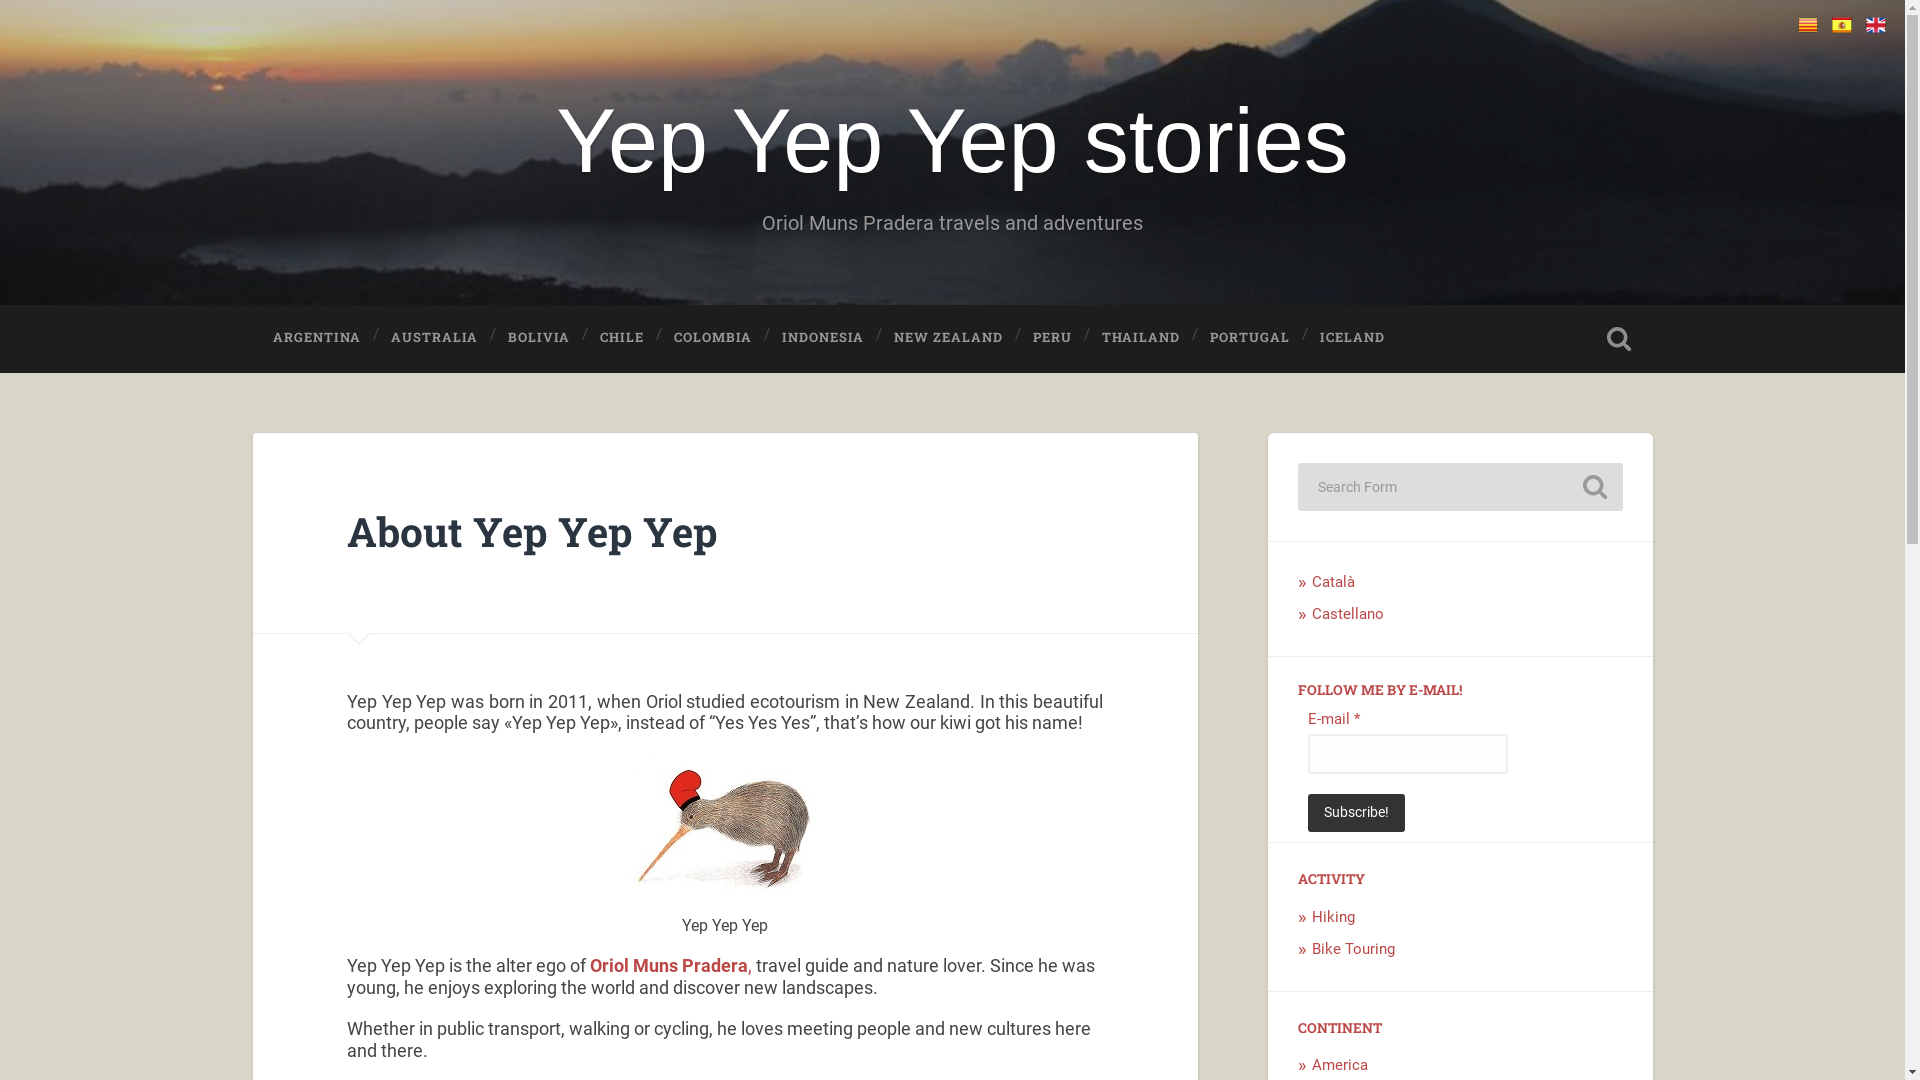 The width and height of the screenshot is (1920, 1080). What do you see at coordinates (1356, 813) in the screenshot?
I see `'Subscribe!'` at bounding box center [1356, 813].